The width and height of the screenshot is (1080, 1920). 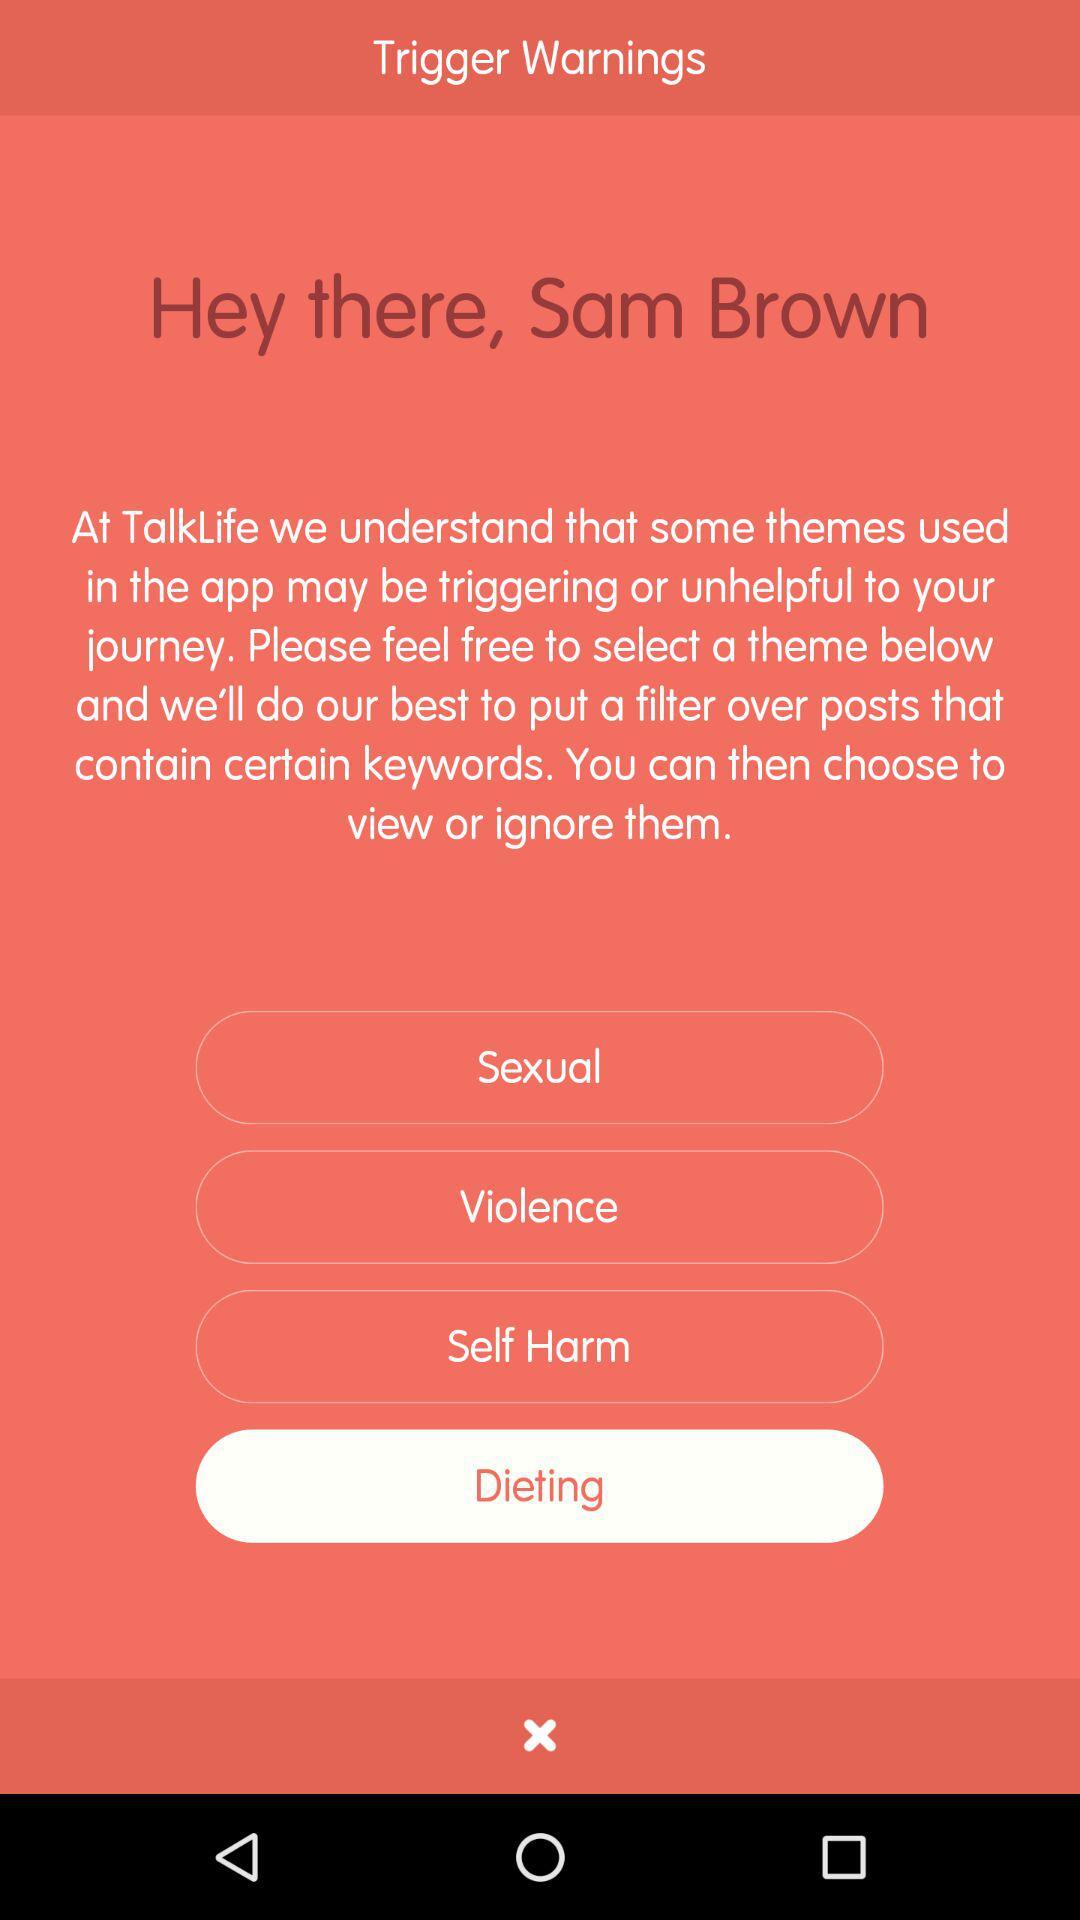 What do you see at coordinates (538, 1346) in the screenshot?
I see `icon above the dieting item` at bounding box center [538, 1346].